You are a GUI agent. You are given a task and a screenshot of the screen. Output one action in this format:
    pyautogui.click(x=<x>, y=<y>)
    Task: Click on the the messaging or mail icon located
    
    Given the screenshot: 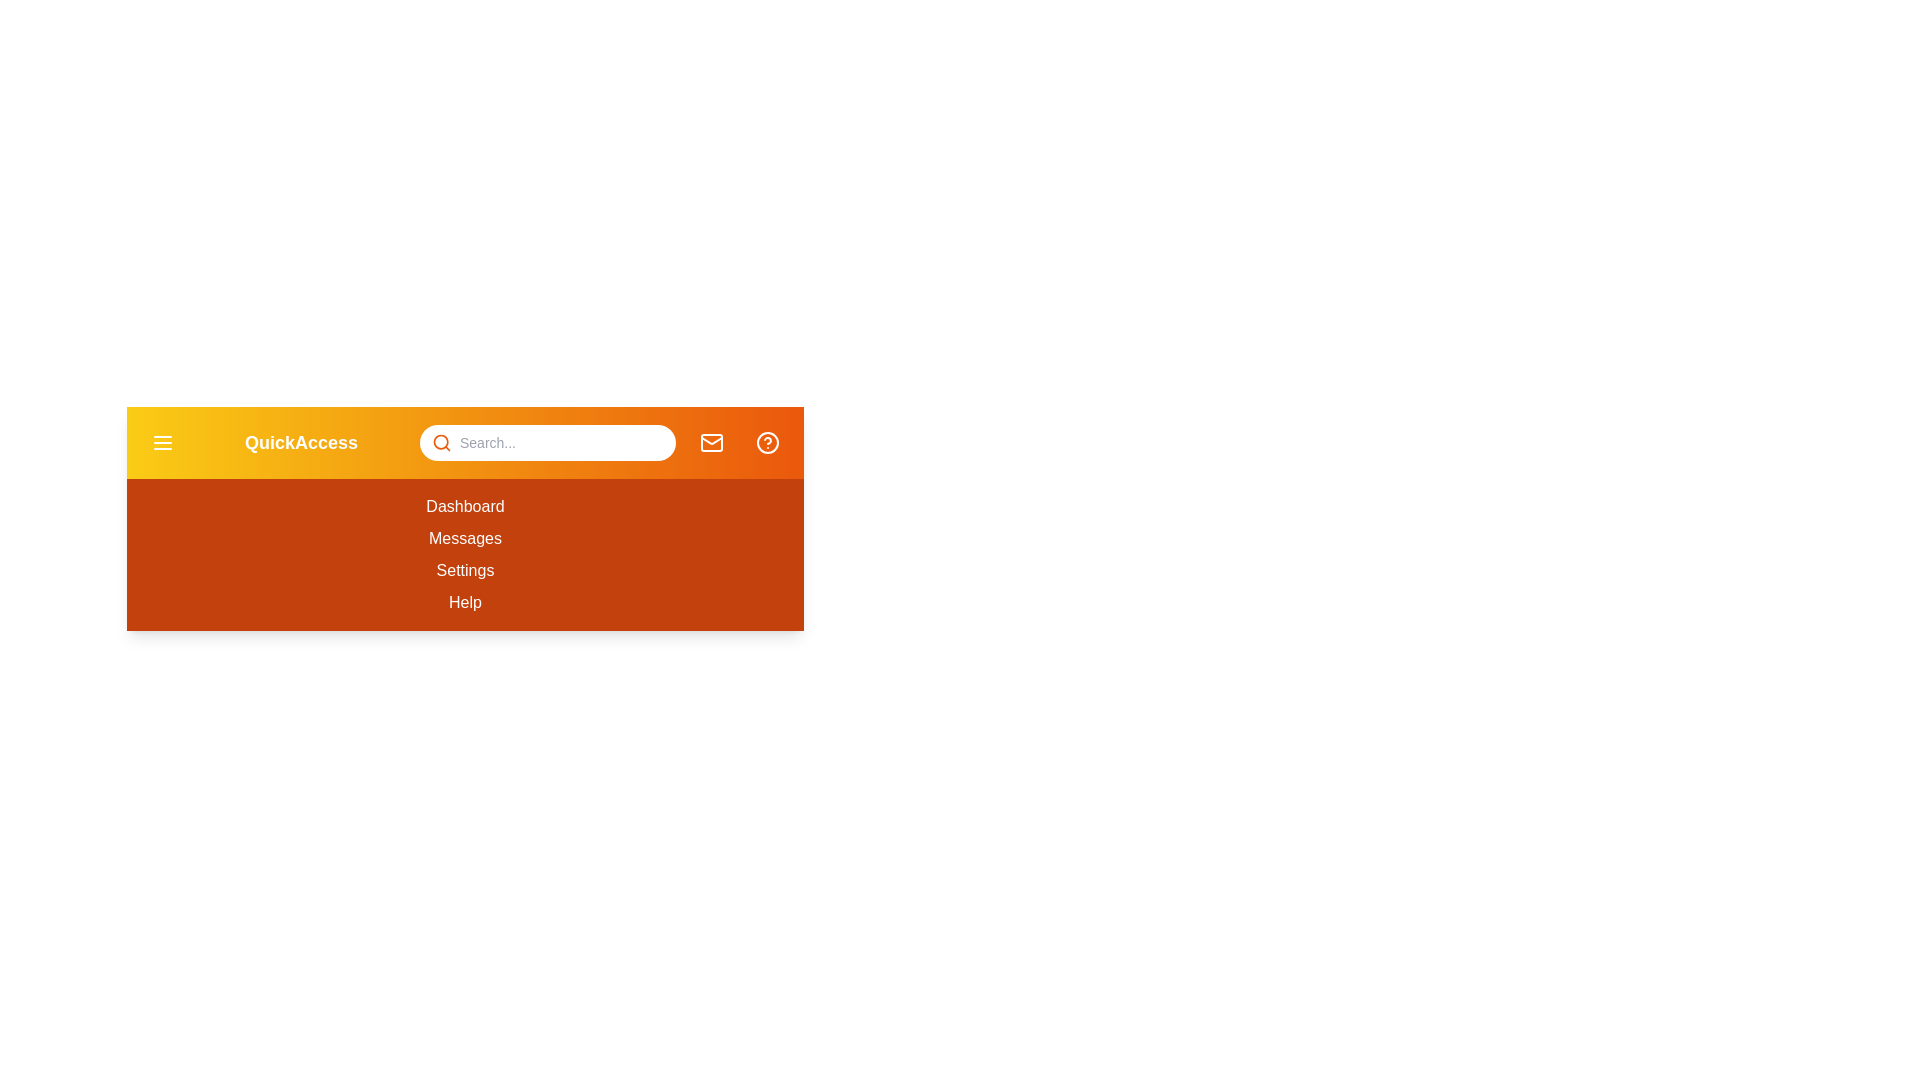 What is the action you would take?
    pyautogui.click(x=711, y=442)
    